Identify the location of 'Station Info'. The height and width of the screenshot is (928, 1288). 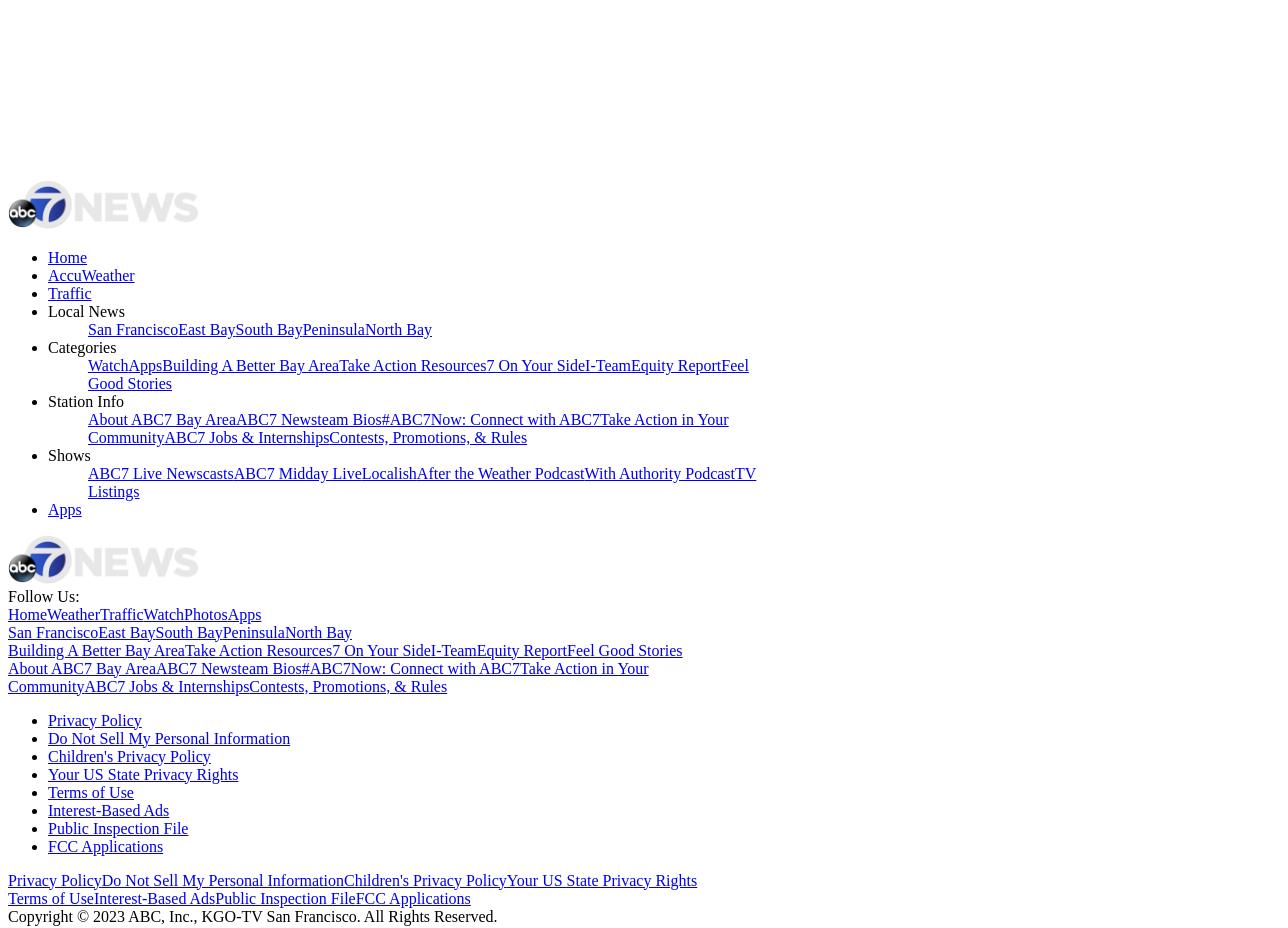
(86, 400).